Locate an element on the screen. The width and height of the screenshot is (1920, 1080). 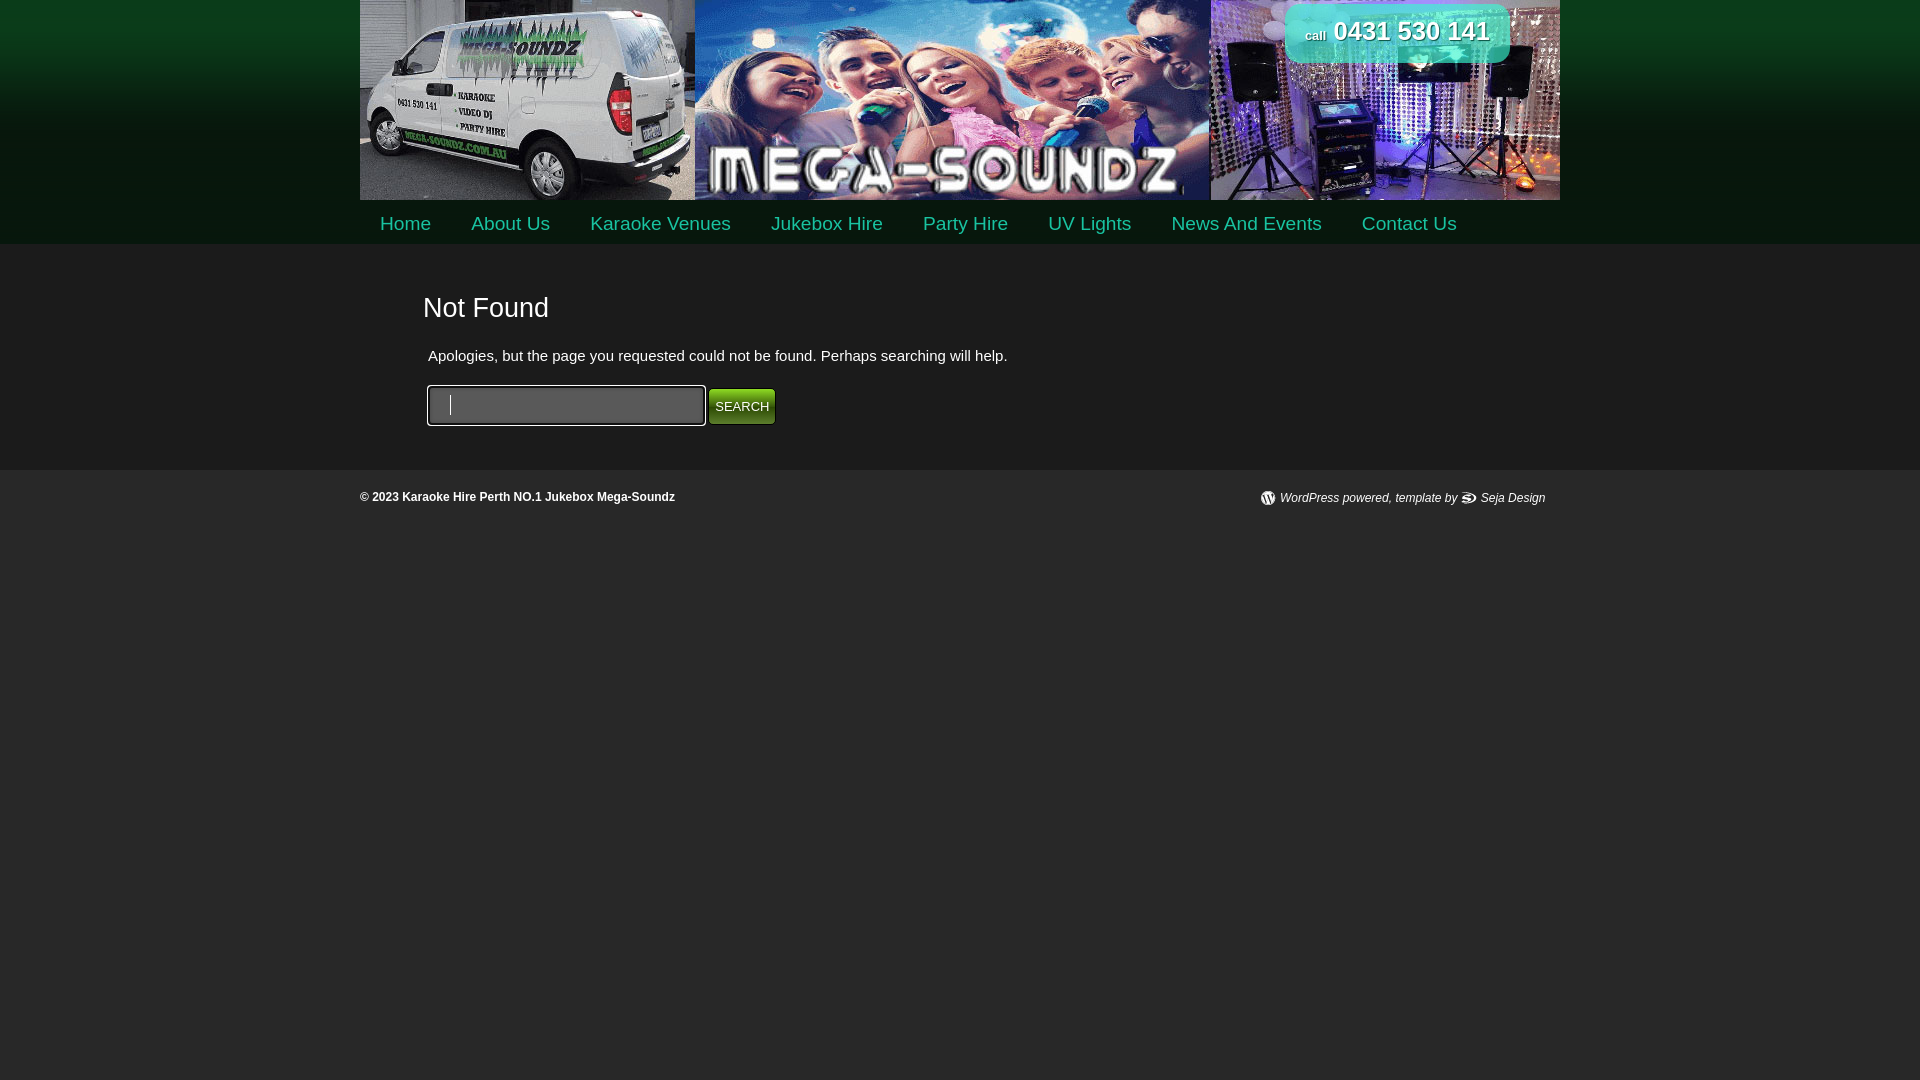
'Party Hire' is located at coordinates (965, 223).